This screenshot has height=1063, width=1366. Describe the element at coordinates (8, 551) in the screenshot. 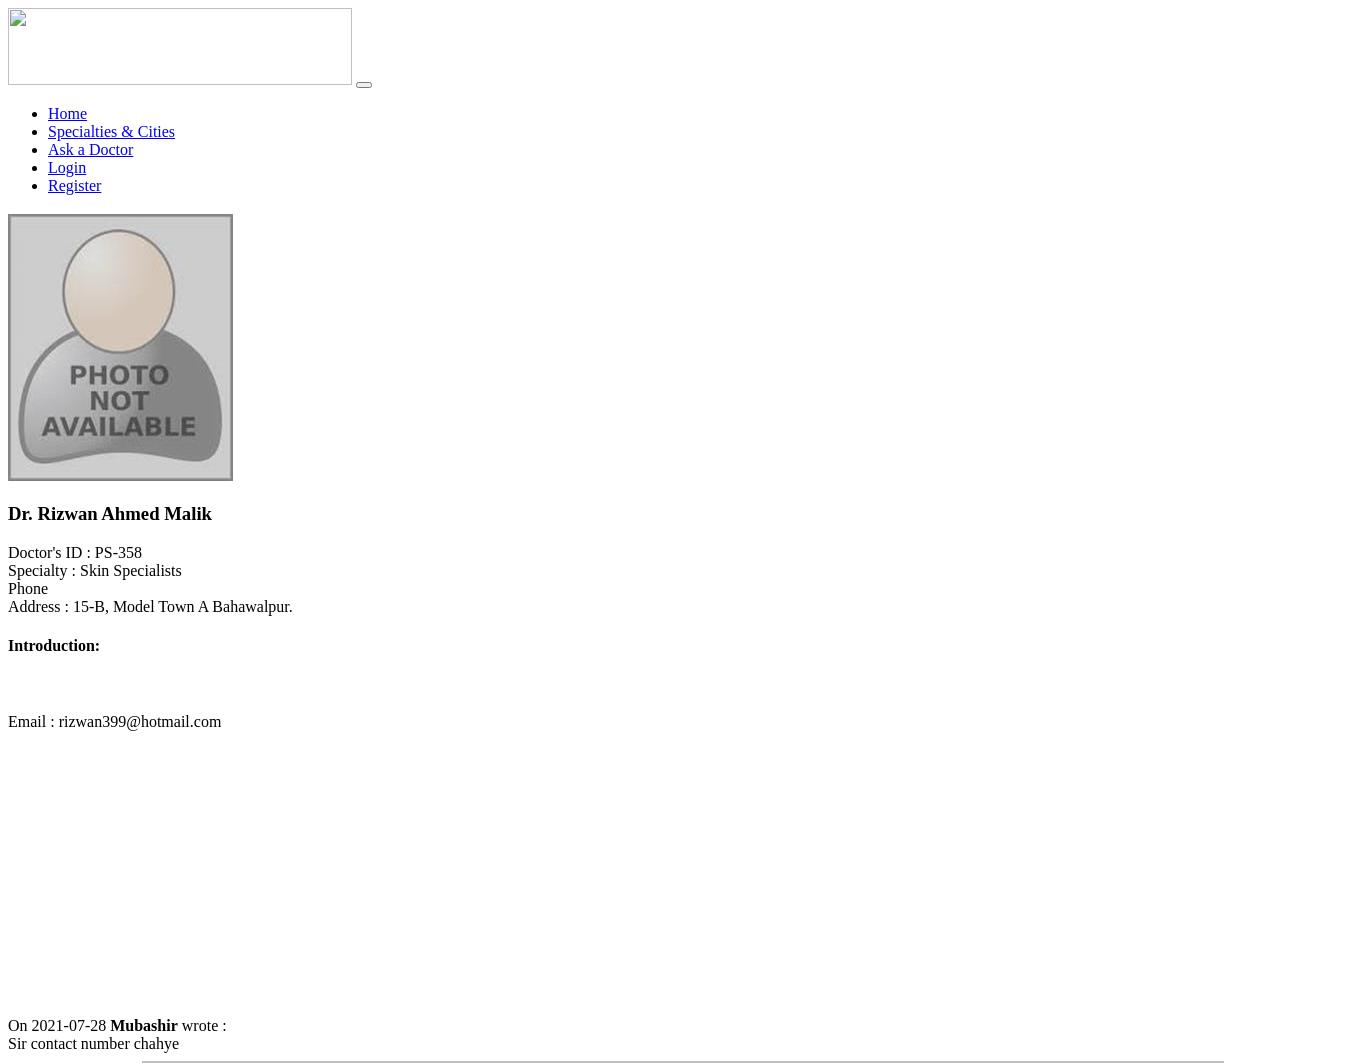

I see `'Doctor's ID : PS-358'` at that location.